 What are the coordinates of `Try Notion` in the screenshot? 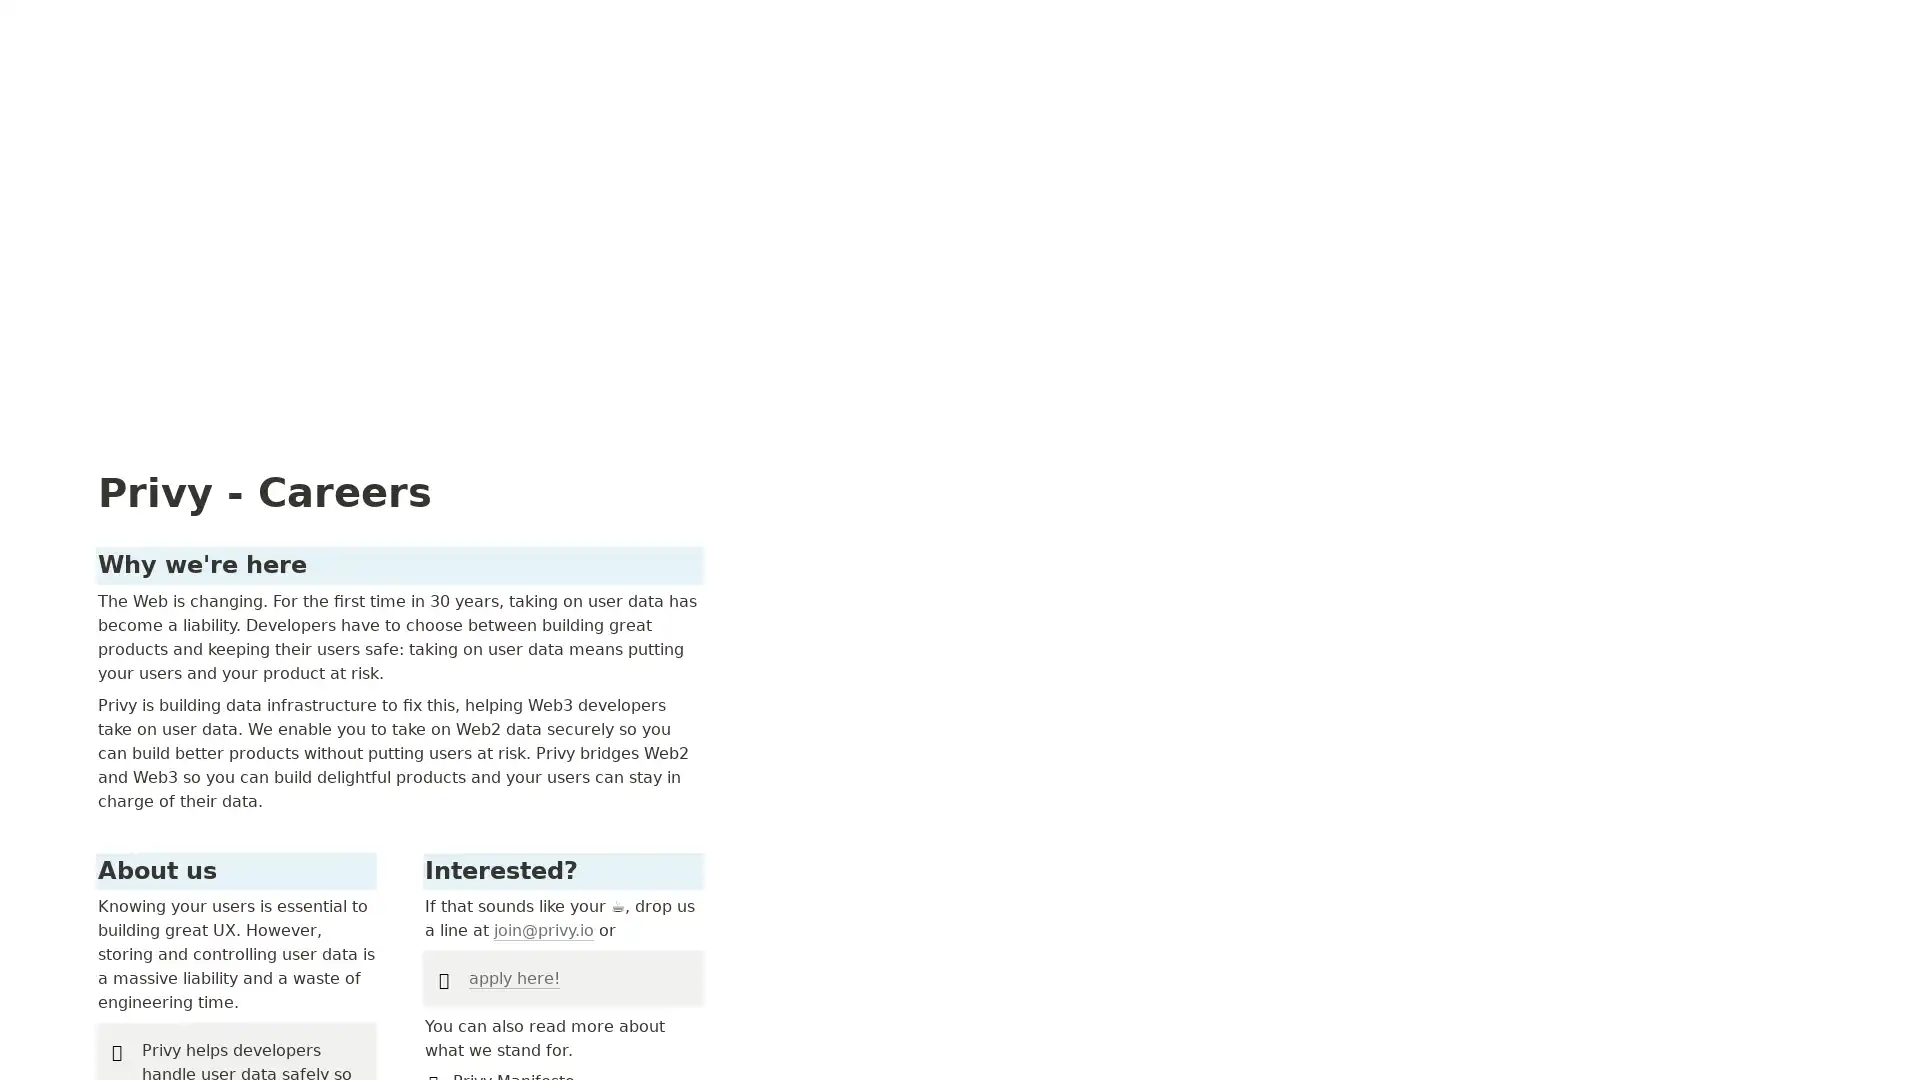 It's located at (1853, 22).